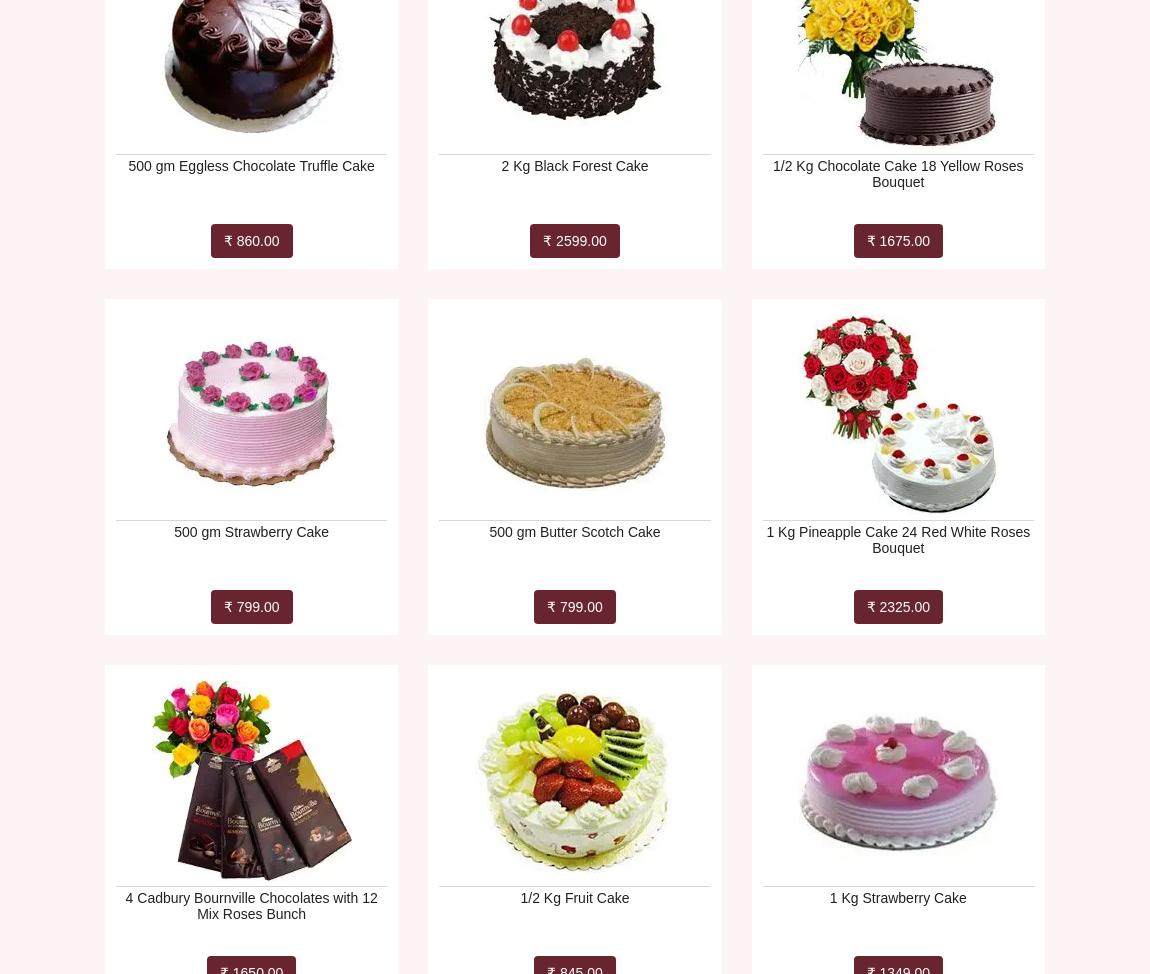  Describe the element at coordinates (898, 173) in the screenshot. I see `'1/2 Kg Chocolate Cake 18 Yellow Roses Bouquet'` at that location.